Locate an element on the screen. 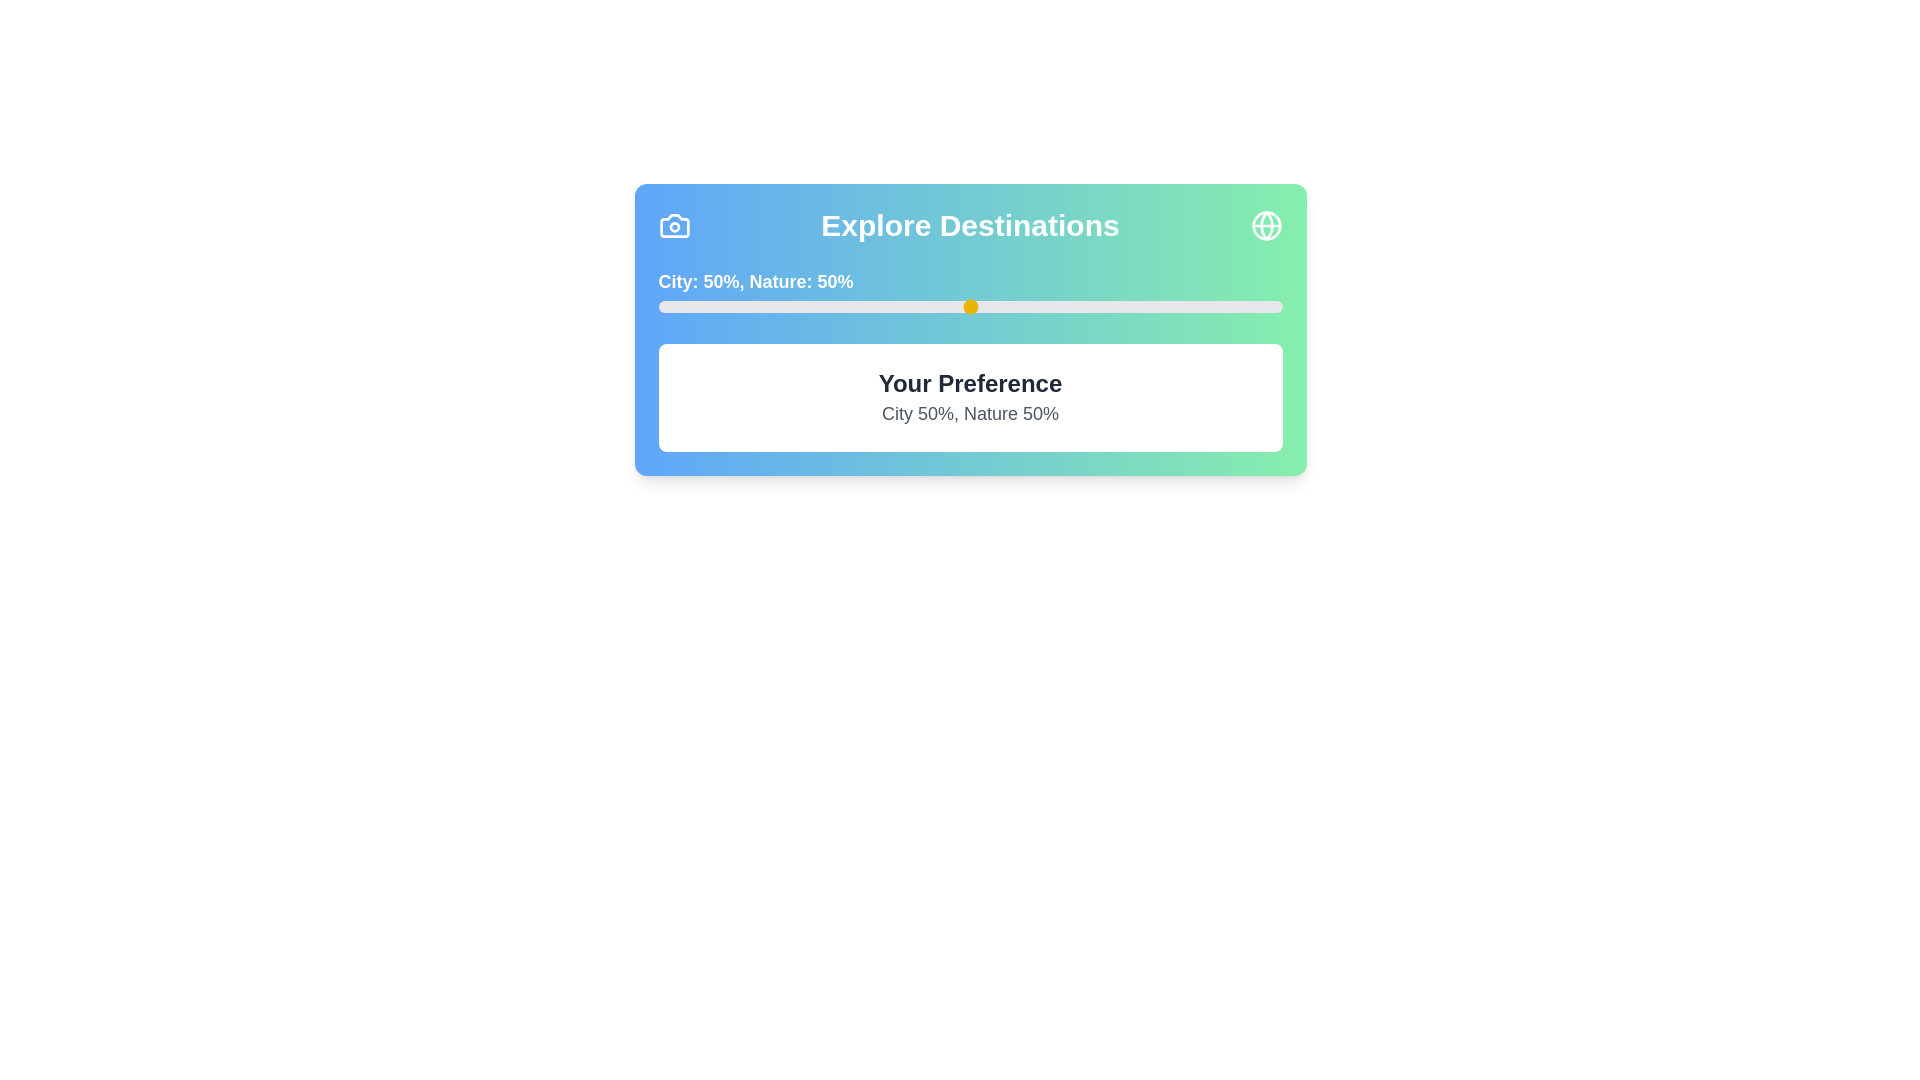 Image resolution: width=1920 pixels, height=1080 pixels. the slider to set the Nature preference to 94% is located at coordinates (1244, 307).